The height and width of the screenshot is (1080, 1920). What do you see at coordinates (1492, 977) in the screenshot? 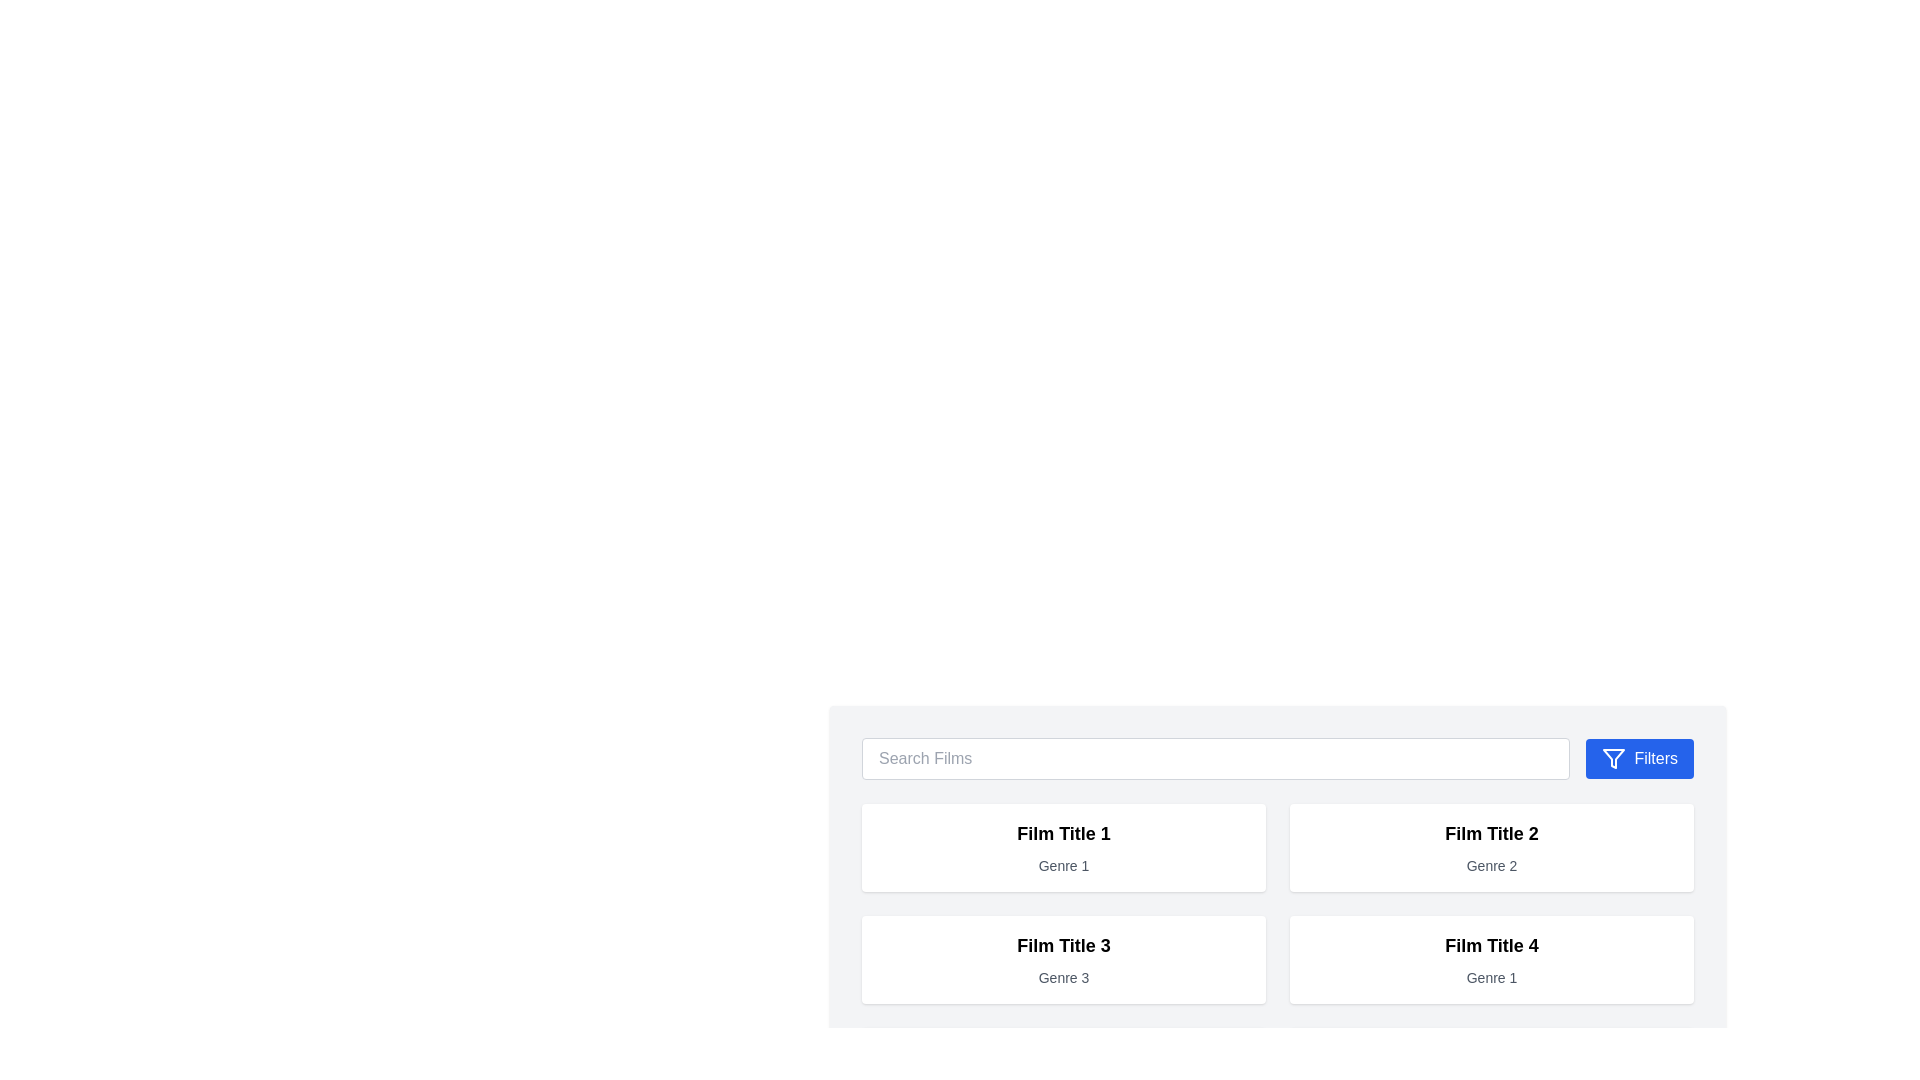
I see `the small text label reading 'Genre 1' which is styled in gray and located directly below the 'Film Title 4' label in the bottom-right card of a 2x2 grid` at bounding box center [1492, 977].